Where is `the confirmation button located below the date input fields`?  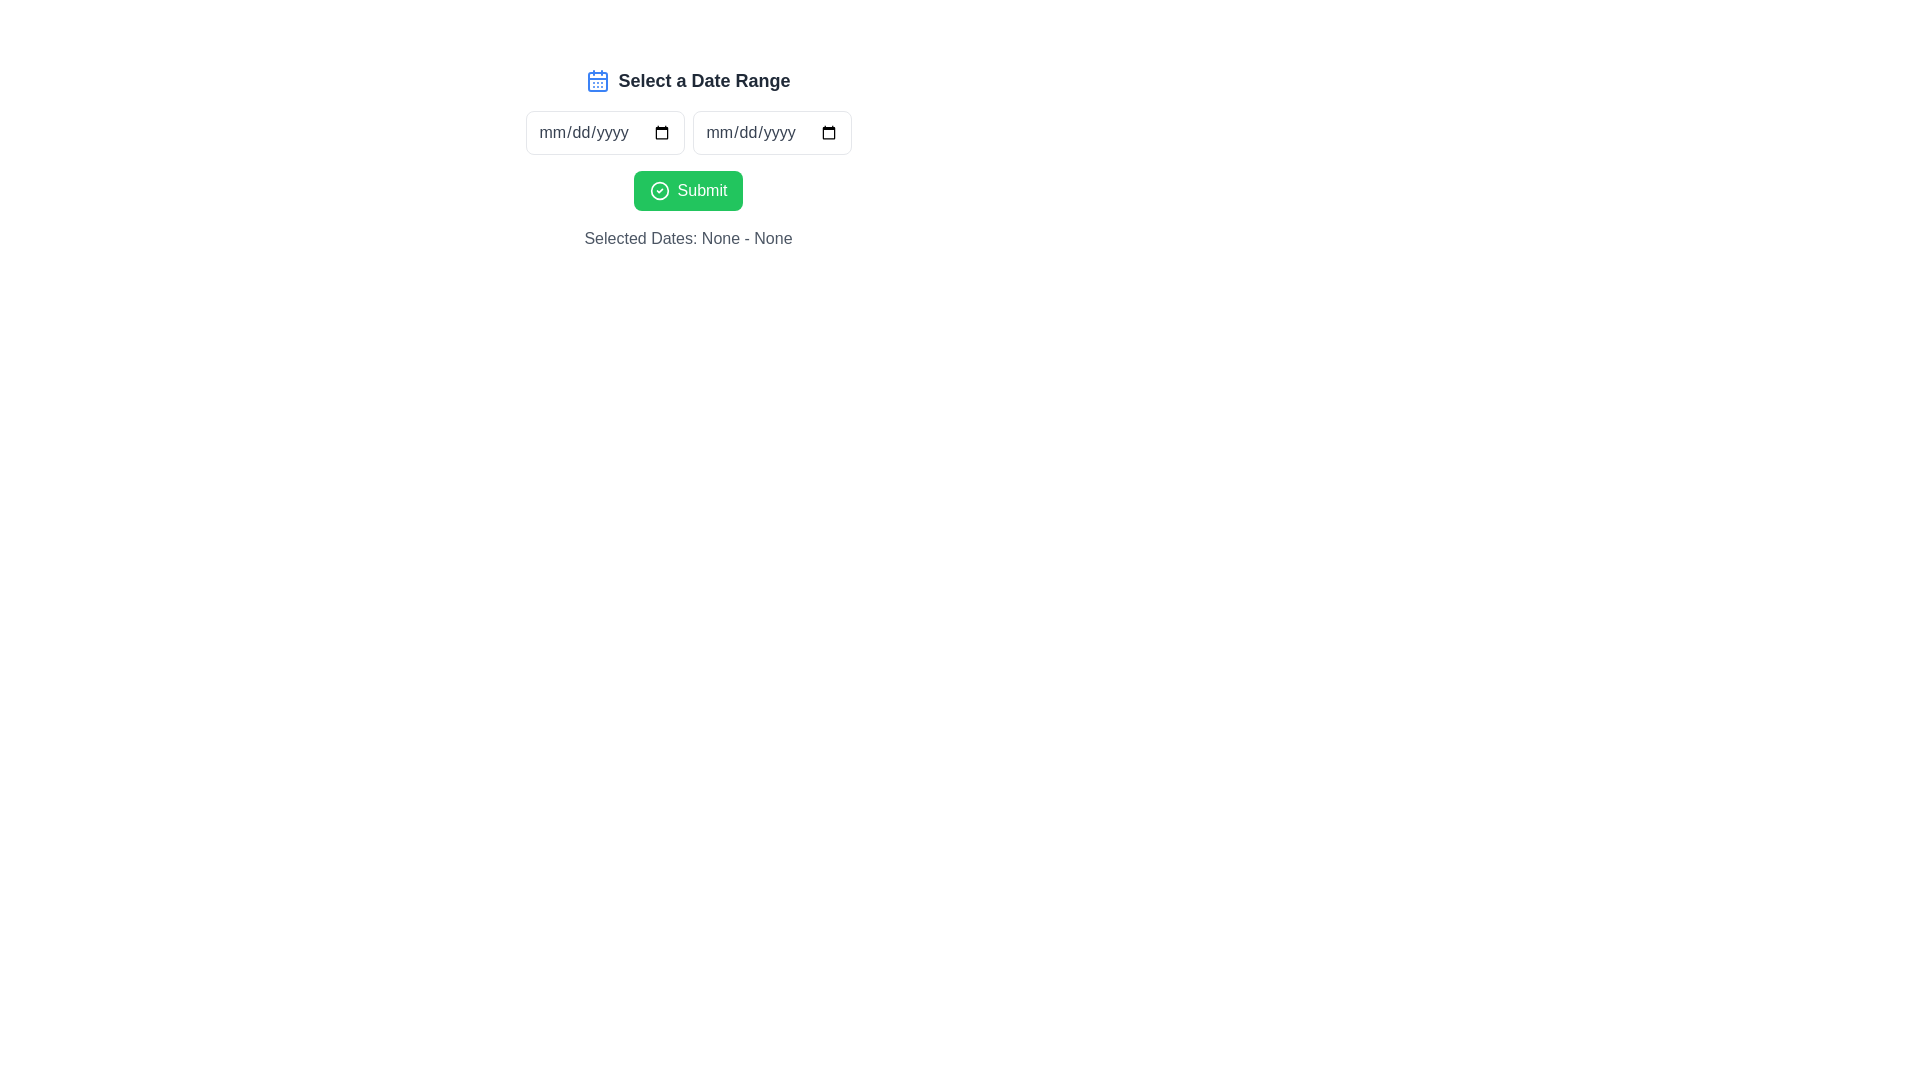 the confirmation button located below the date input fields is located at coordinates (688, 191).